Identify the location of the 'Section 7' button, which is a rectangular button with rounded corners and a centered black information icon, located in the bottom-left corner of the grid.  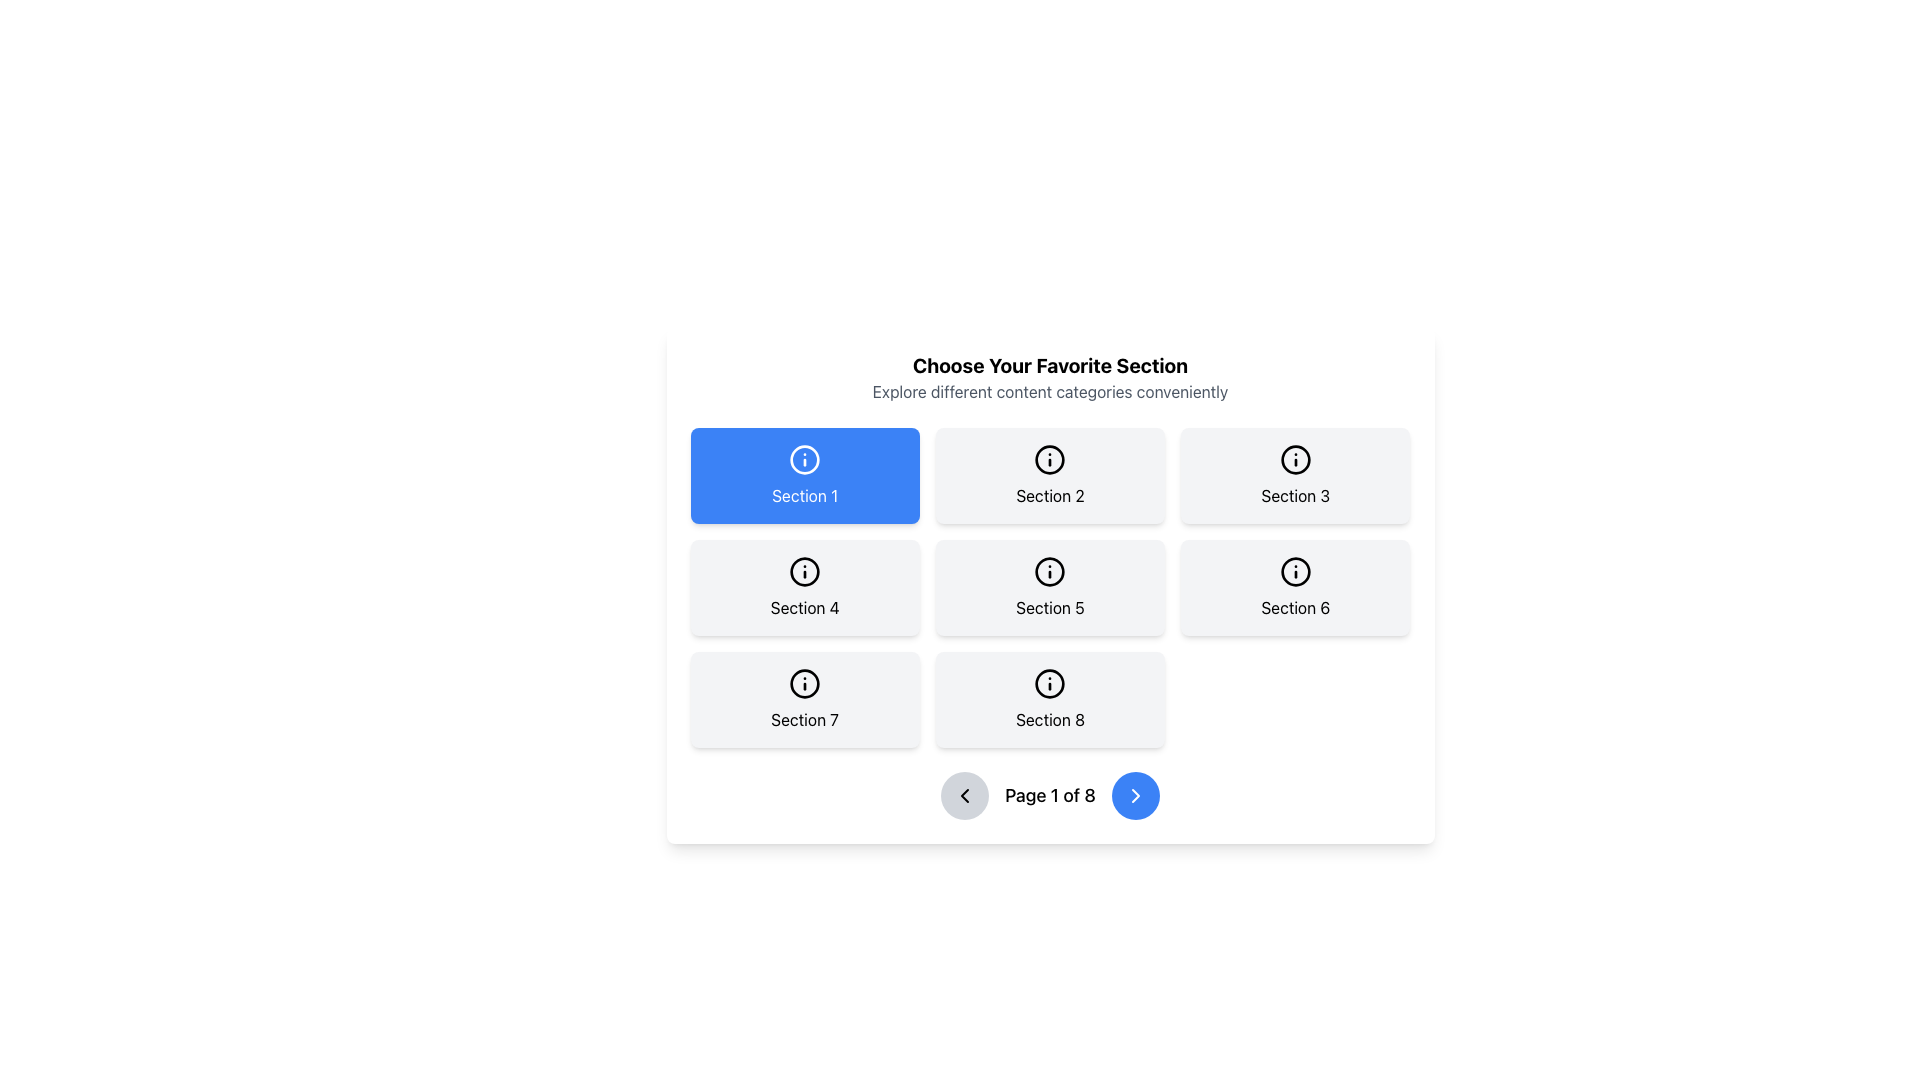
(805, 698).